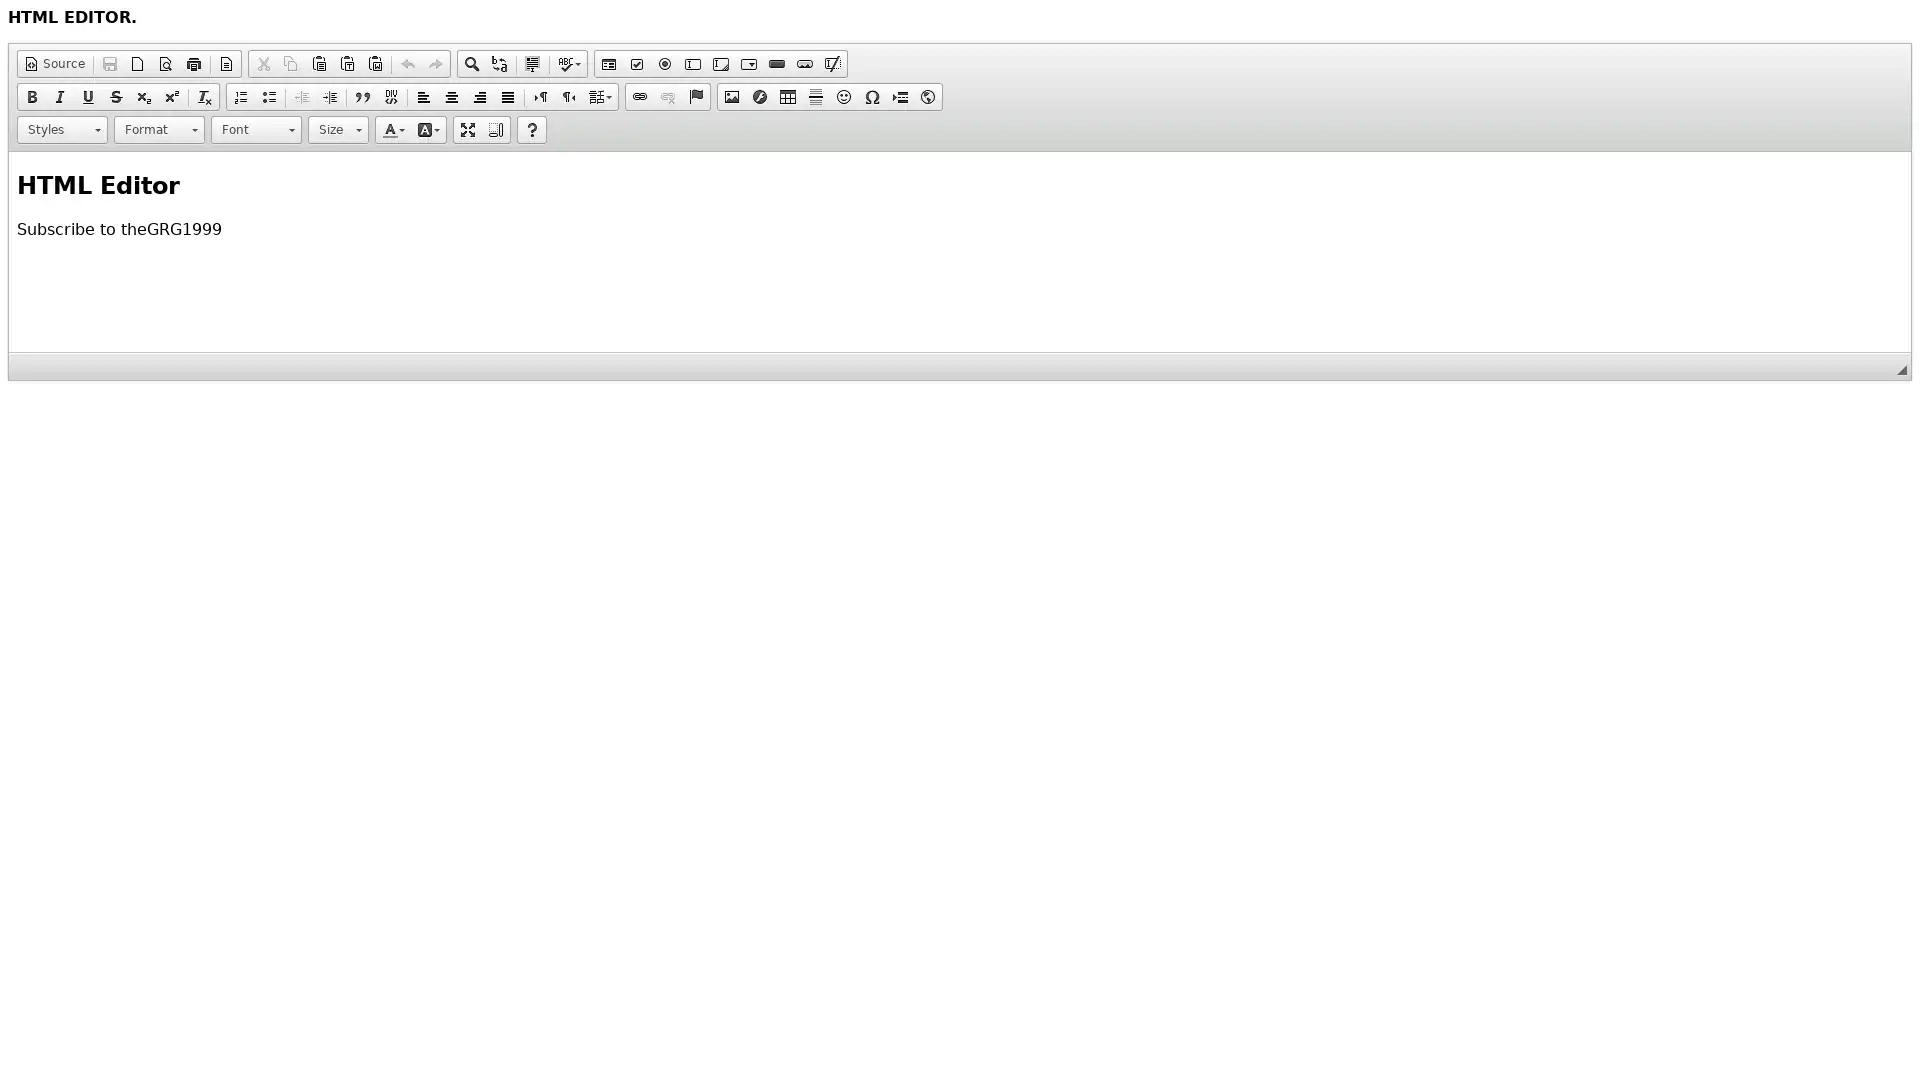 This screenshot has height=1080, width=1920. Describe the element at coordinates (508, 96) in the screenshot. I see `Justify` at that location.